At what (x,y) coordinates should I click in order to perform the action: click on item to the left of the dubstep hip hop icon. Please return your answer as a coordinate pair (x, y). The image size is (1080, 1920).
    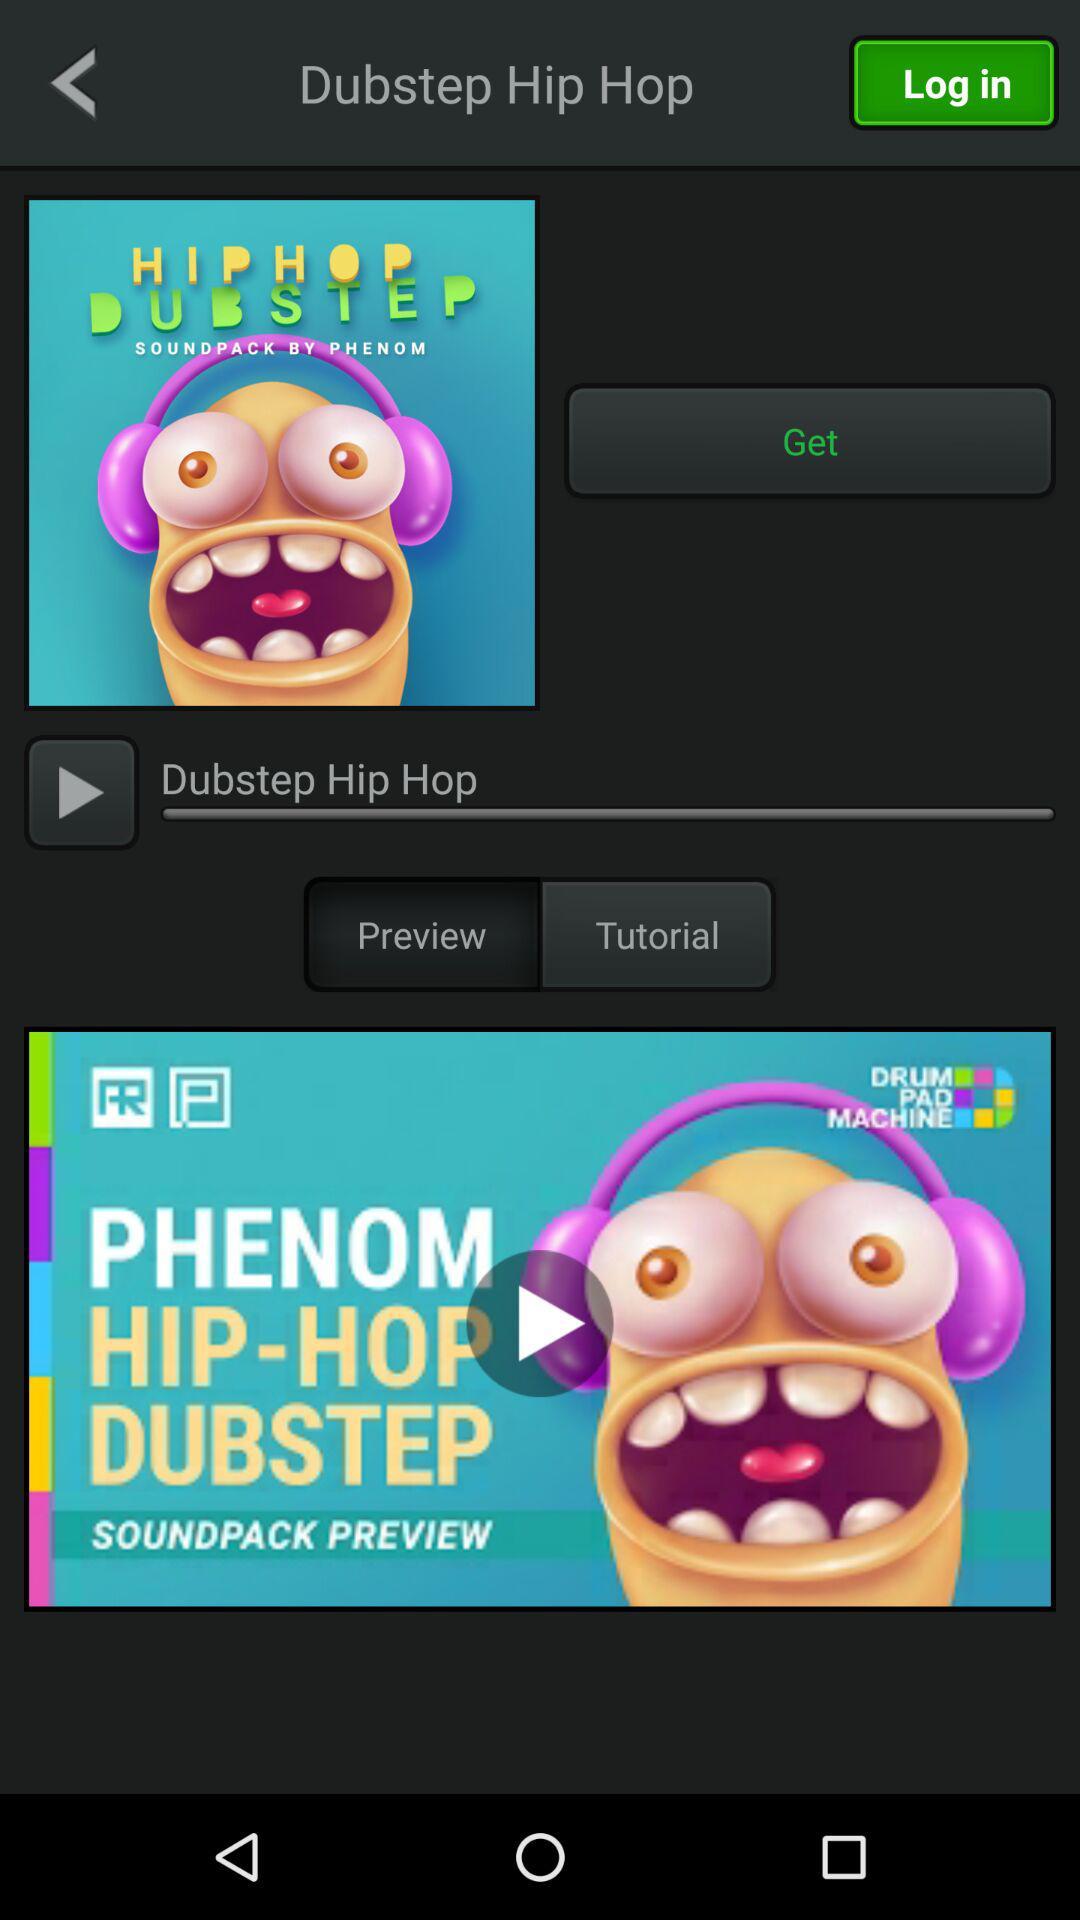
    Looking at the image, I should click on (80, 791).